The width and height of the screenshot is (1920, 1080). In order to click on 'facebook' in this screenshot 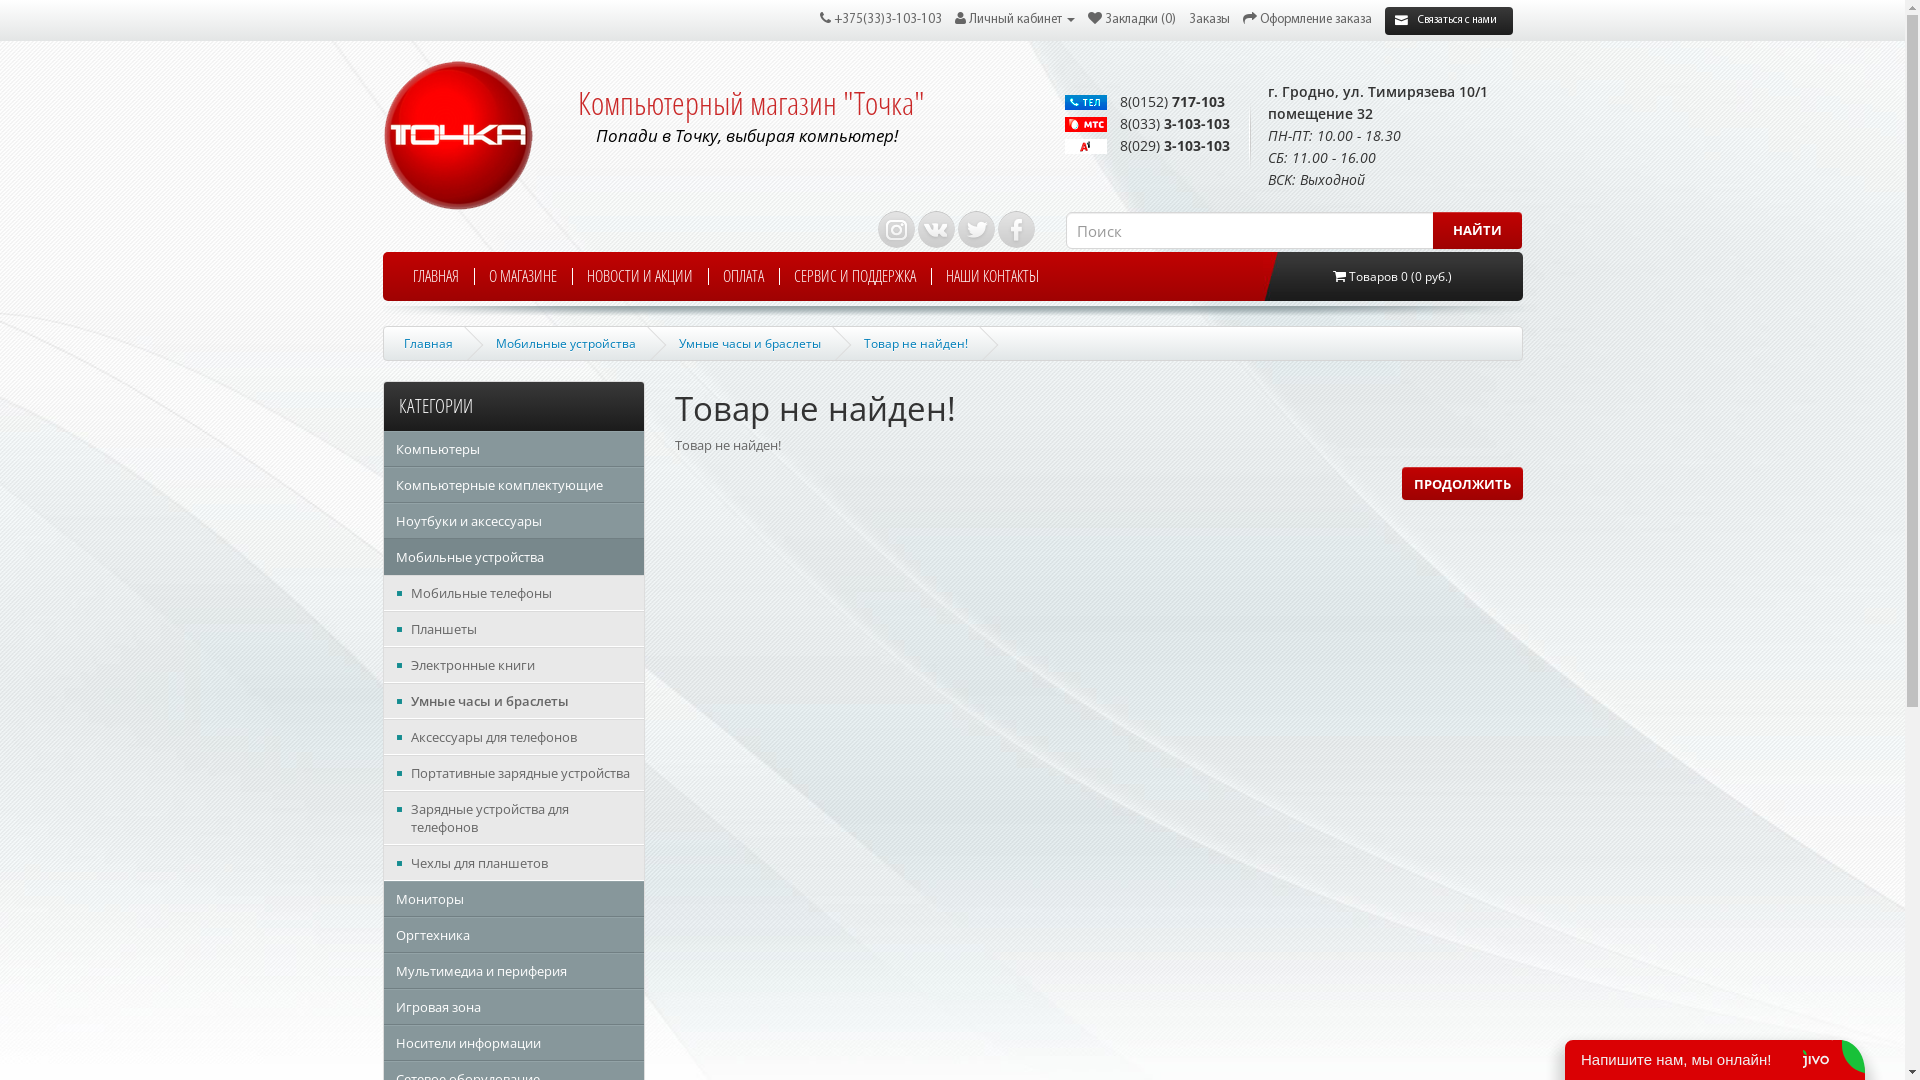, I will do `click(1016, 228)`.